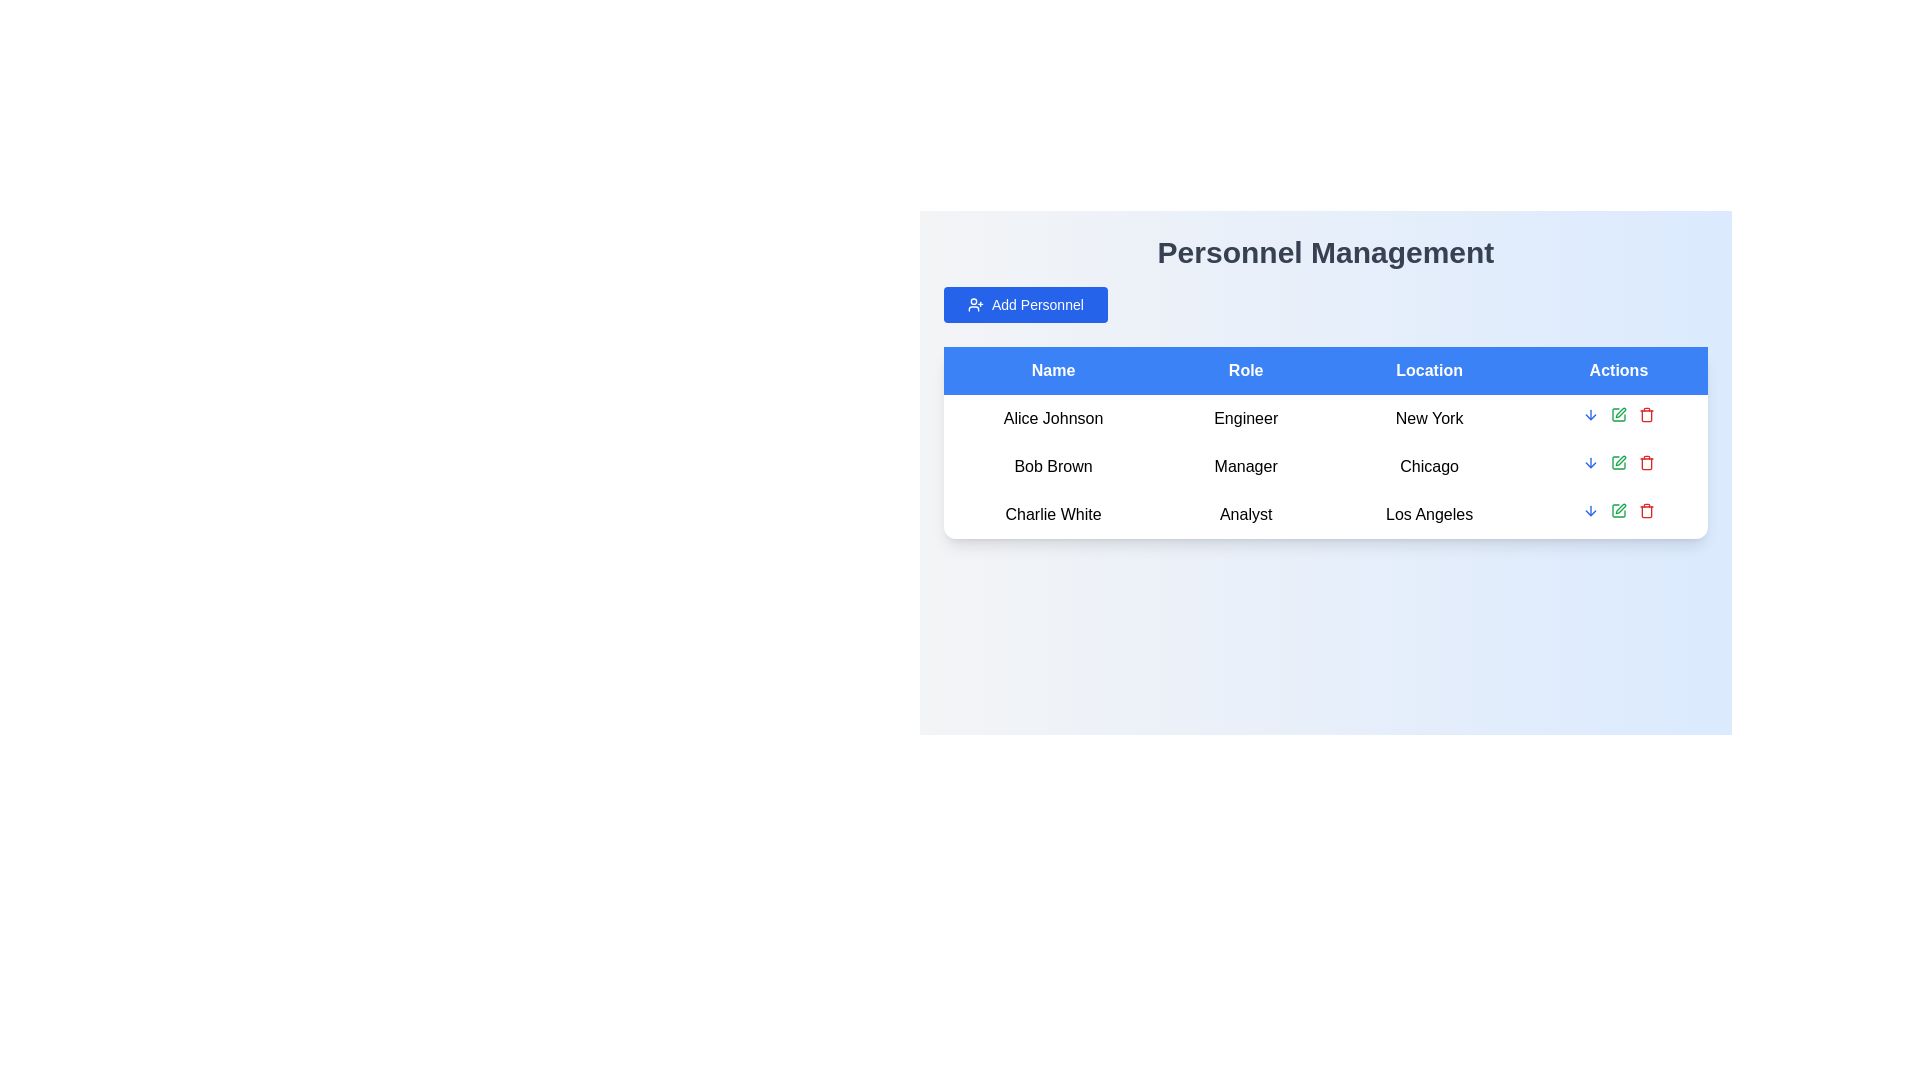  What do you see at coordinates (1325, 466) in the screenshot?
I see `the second row of the personnel table that displays information about 'Bob Brown', including his role as 'Manager' and location in 'Chicago'` at bounding box center [1325, 466].